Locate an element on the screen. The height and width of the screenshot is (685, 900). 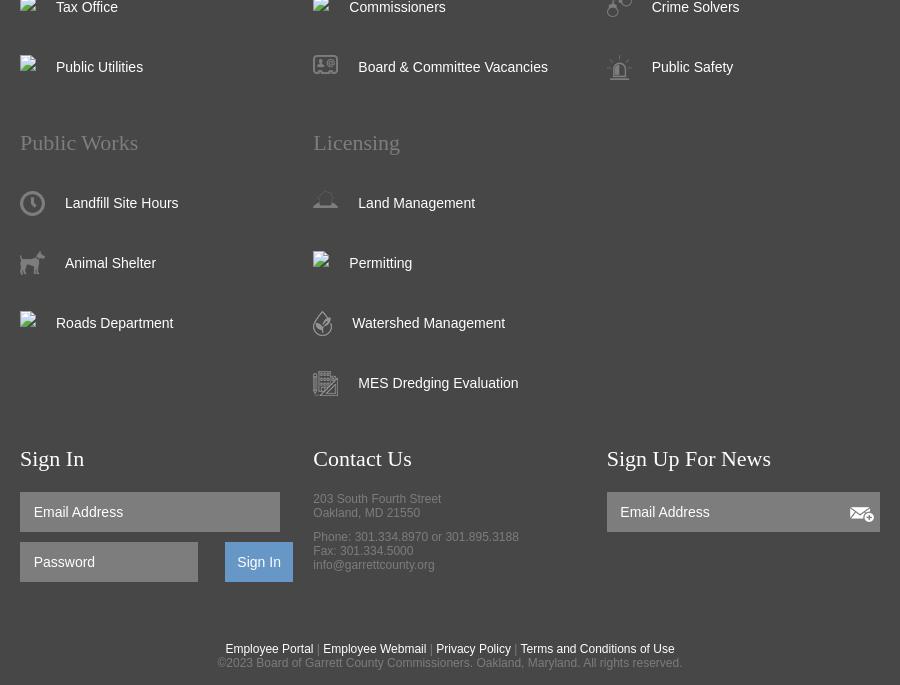
'Oakland, MD 21550' is located at coordinates (312, 512).